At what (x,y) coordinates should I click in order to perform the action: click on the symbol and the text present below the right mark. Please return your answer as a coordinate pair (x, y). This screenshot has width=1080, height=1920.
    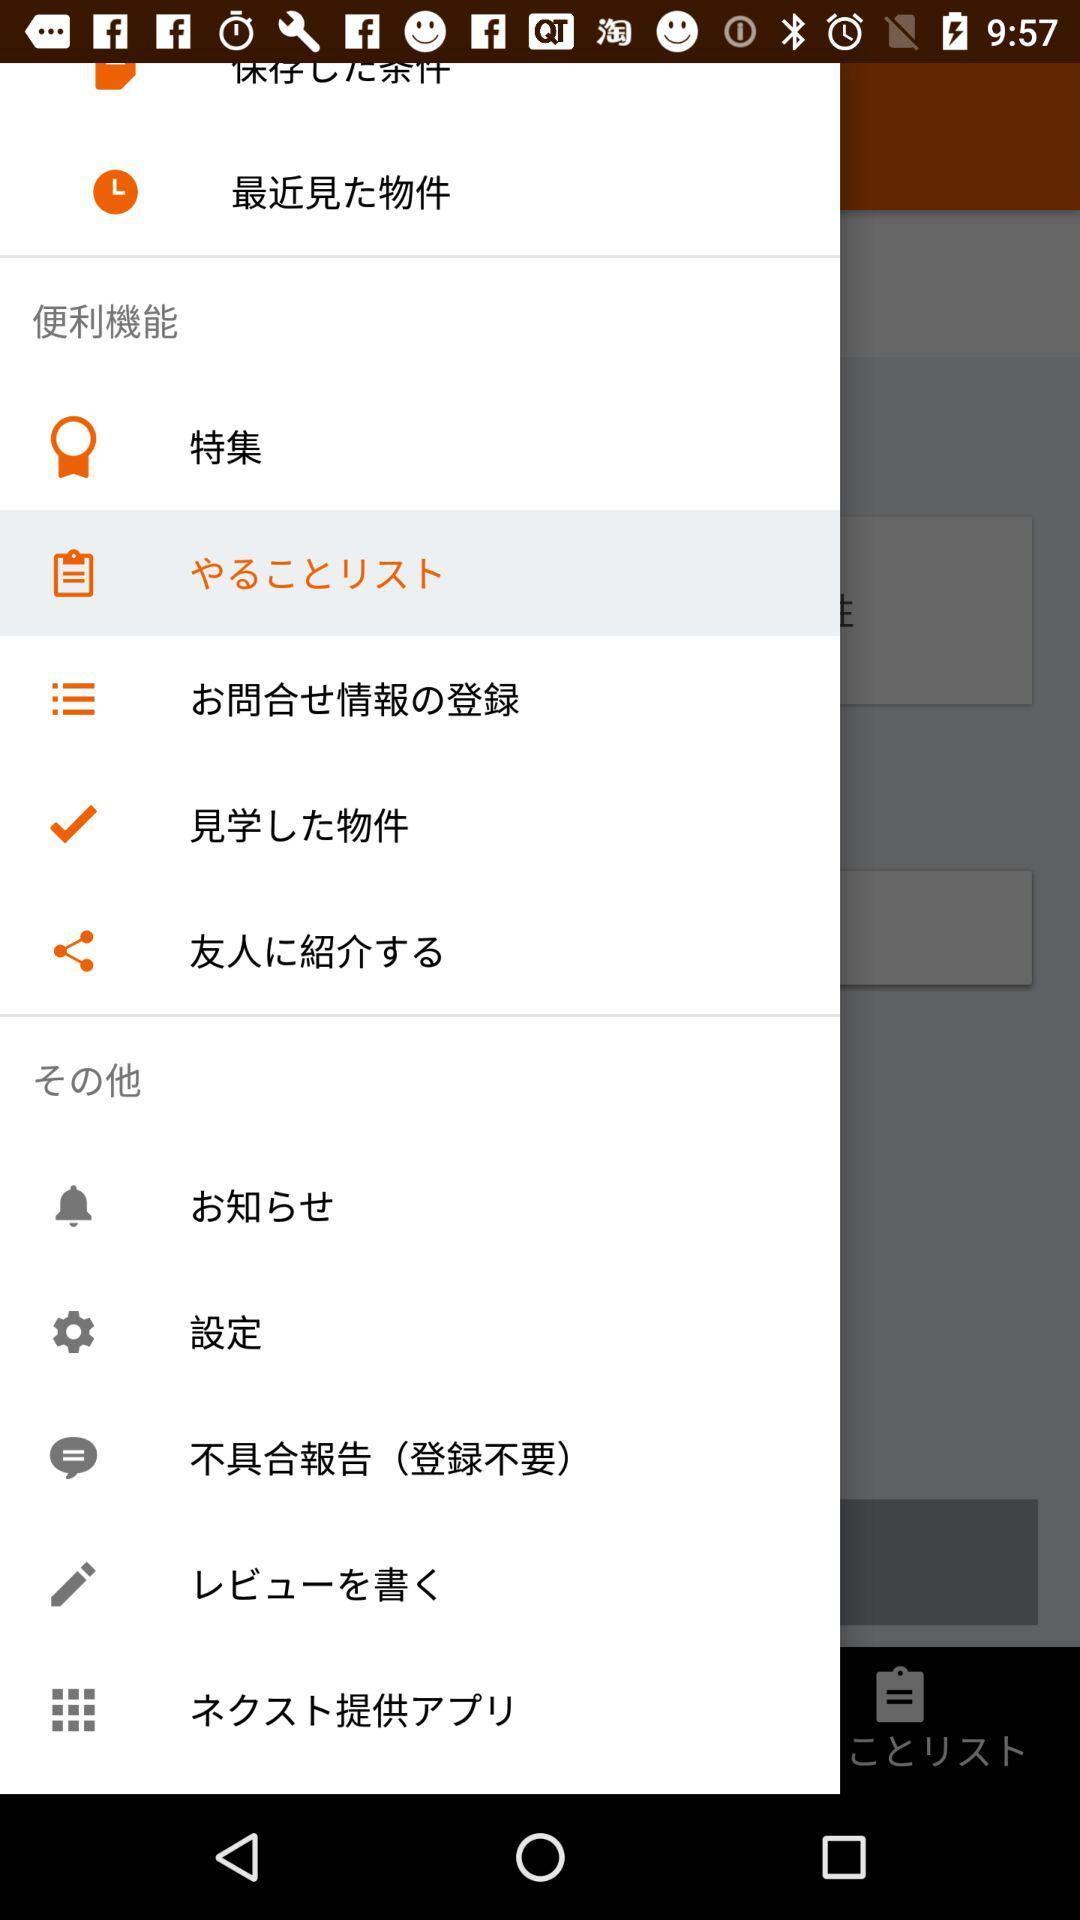
    Looking at the image, I should click on (540, 928).